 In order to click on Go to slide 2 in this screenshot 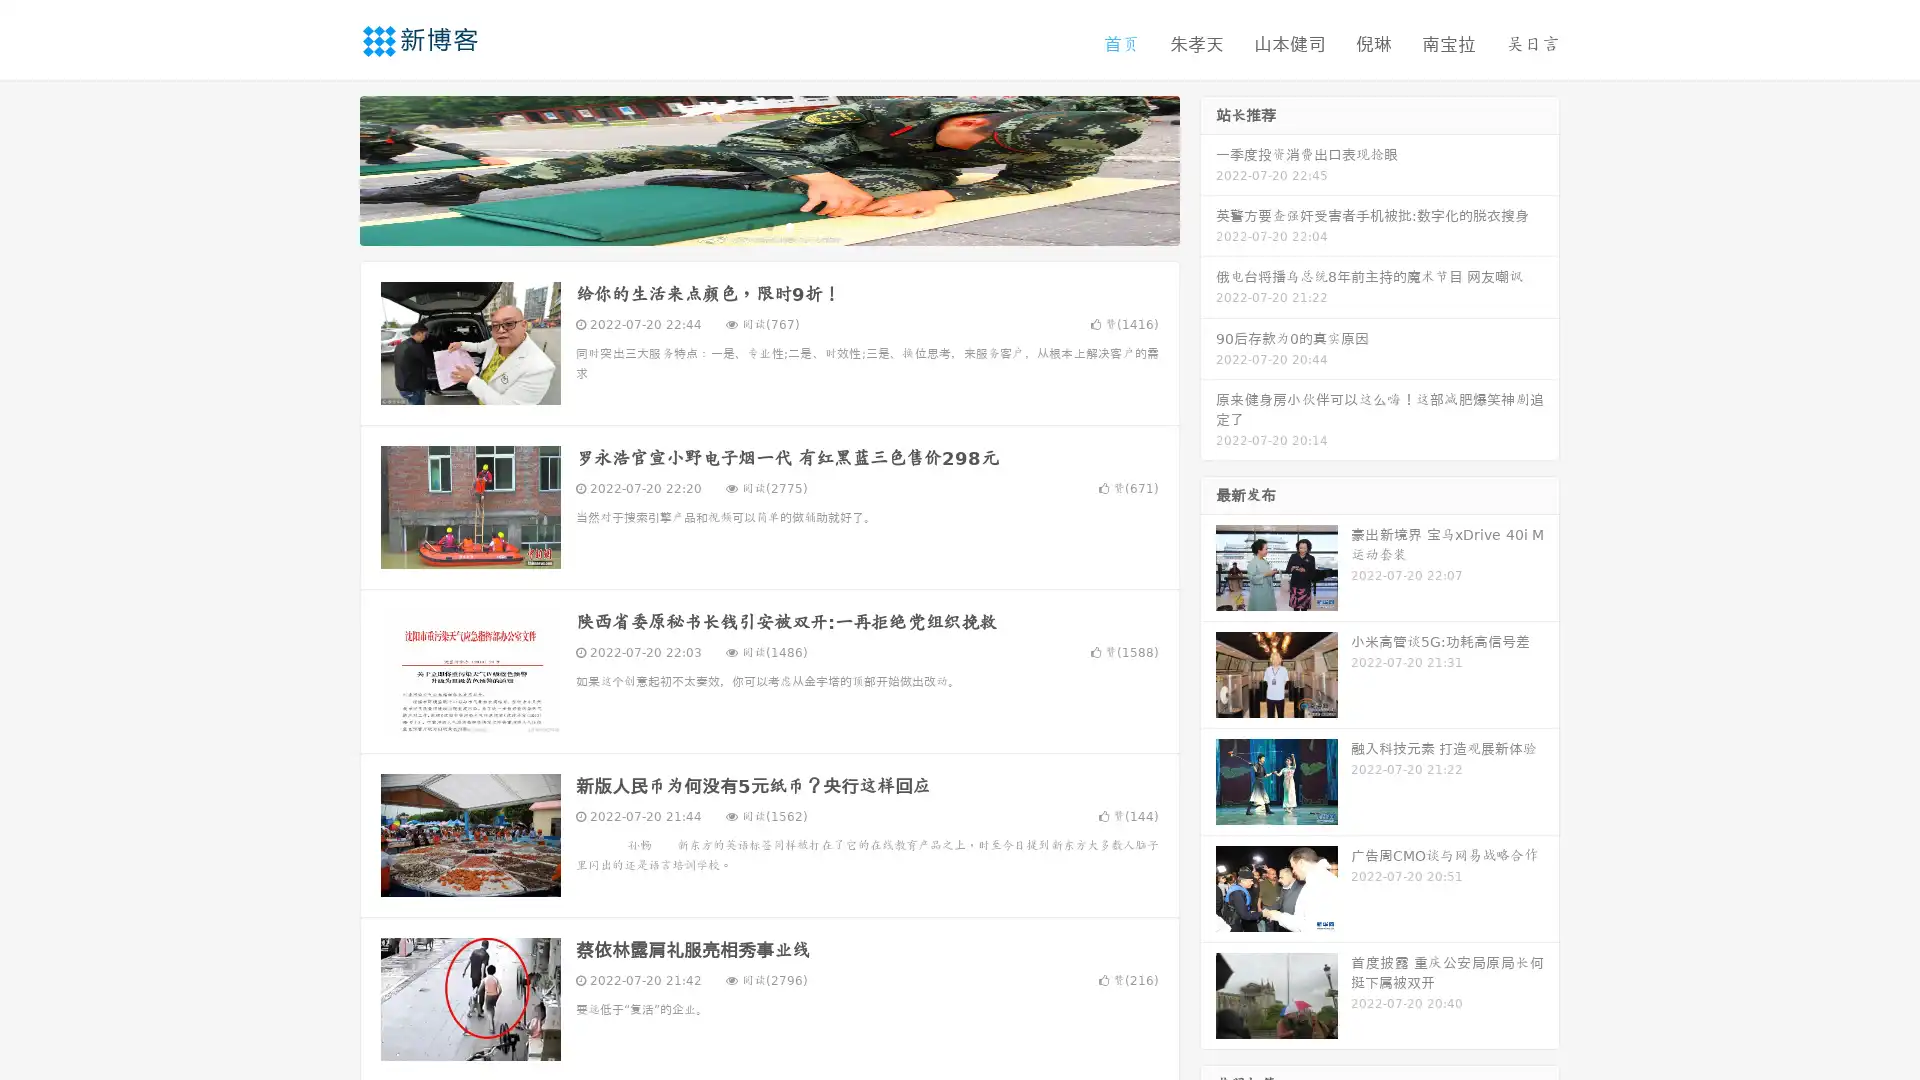, I will do `click(768, 225)`.